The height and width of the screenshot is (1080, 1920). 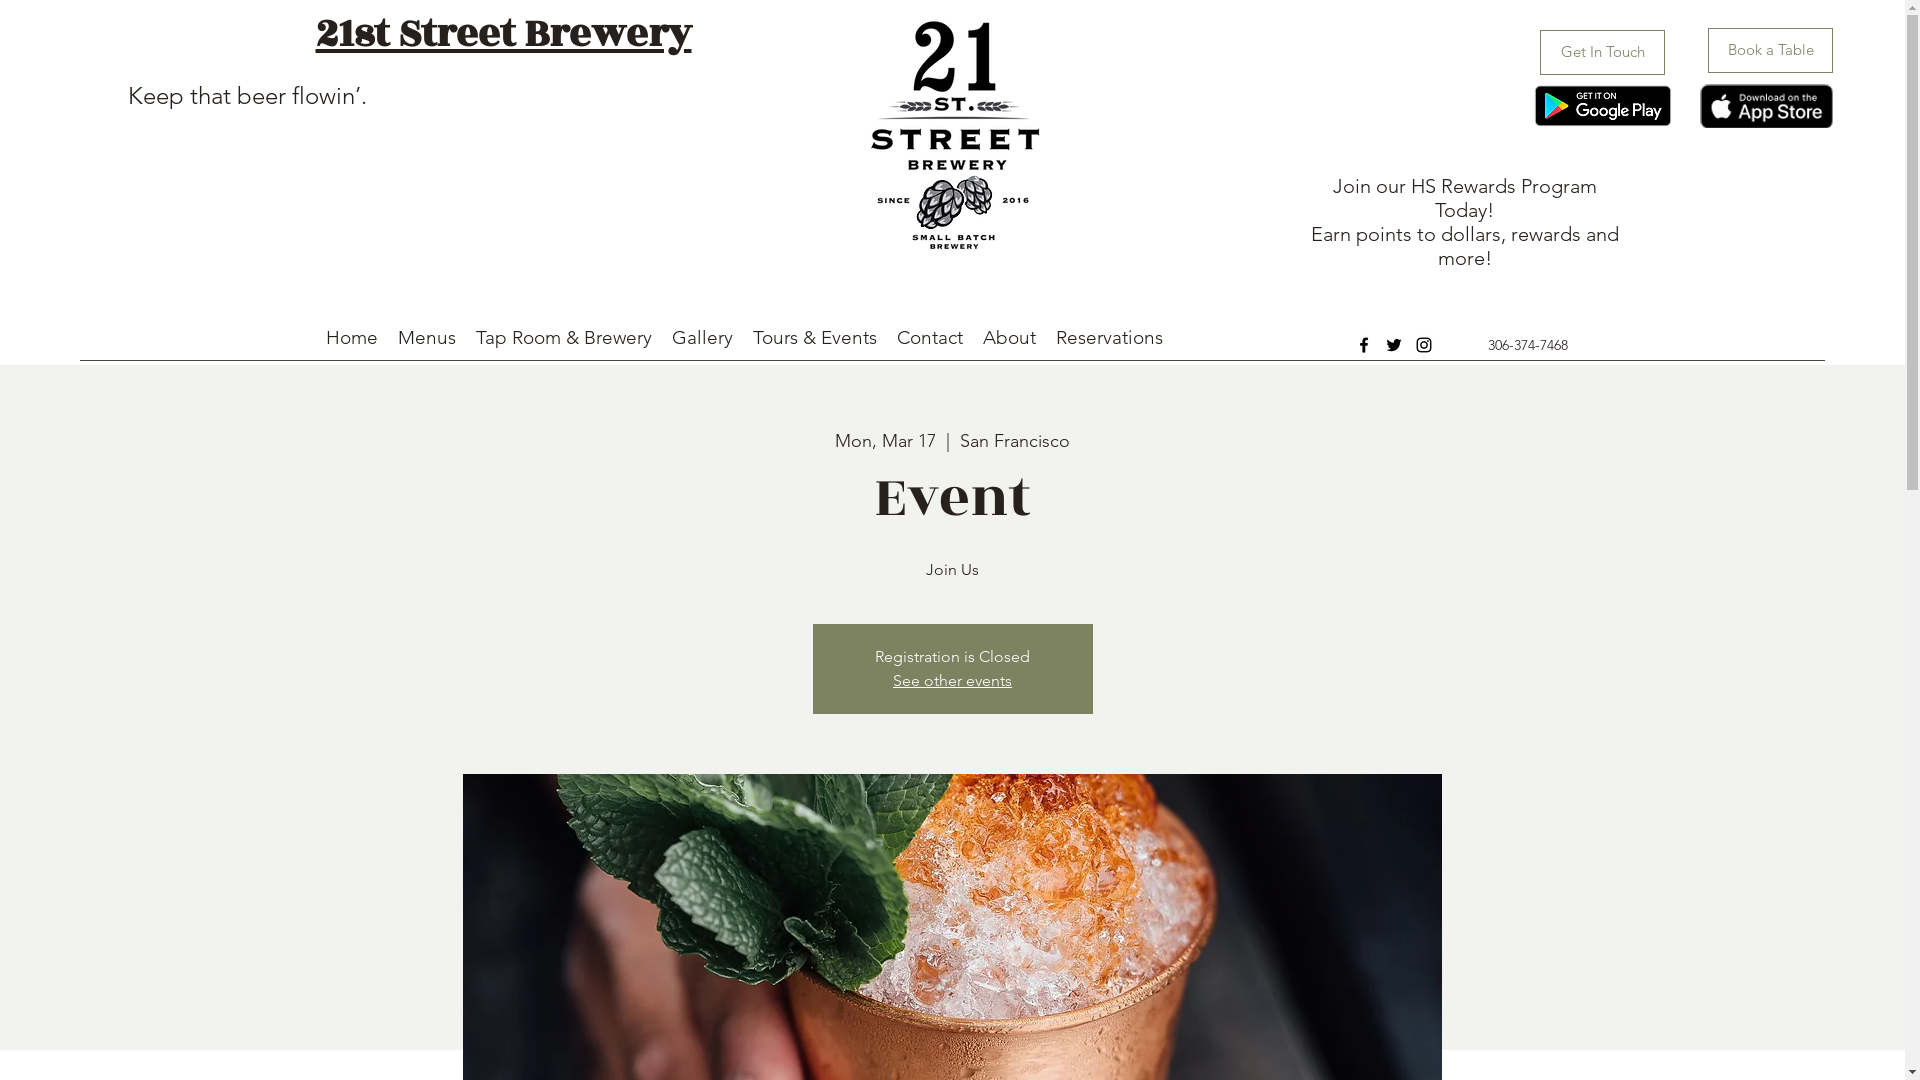 What do you see at coordinates (1707, 49) in the screenshot?
I see `'Book a Table'` at bounding box center [1707, 49].